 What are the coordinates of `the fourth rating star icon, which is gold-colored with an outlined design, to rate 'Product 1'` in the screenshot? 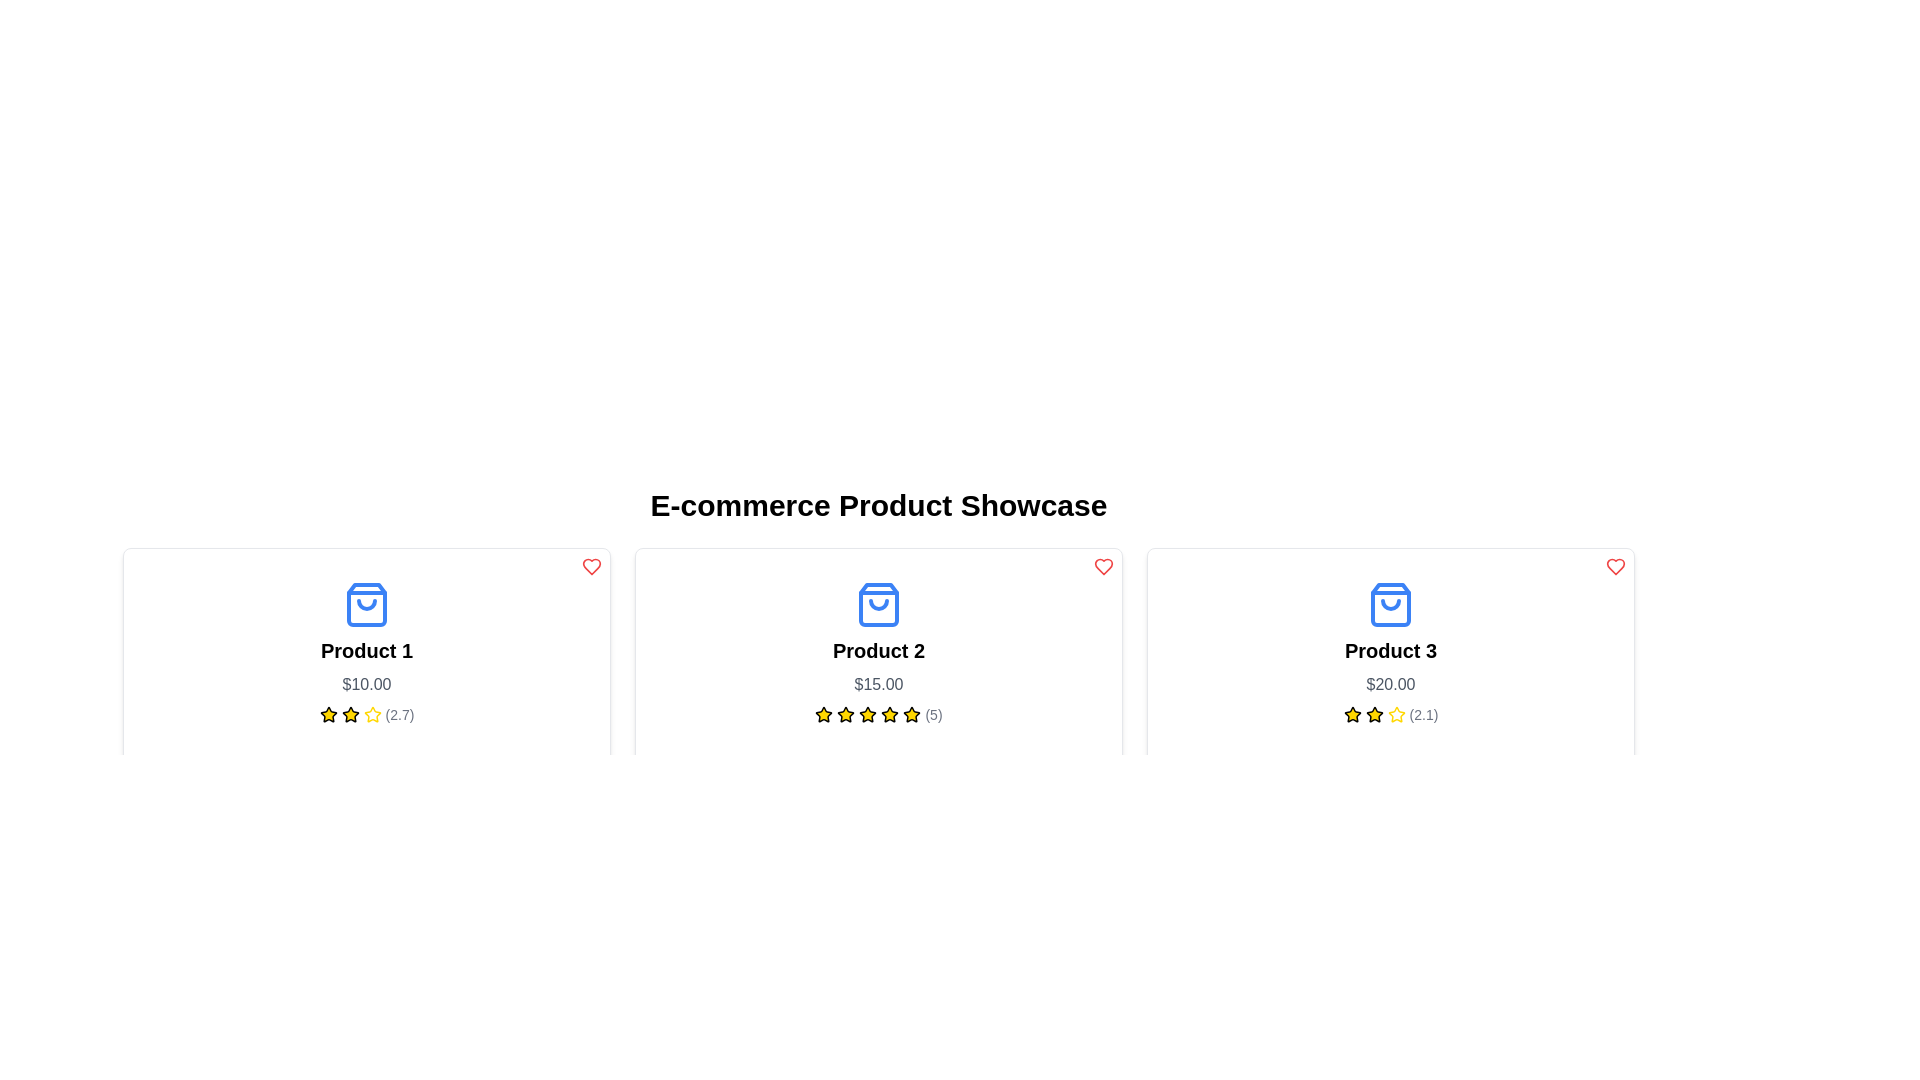 It's located at (372, 713).